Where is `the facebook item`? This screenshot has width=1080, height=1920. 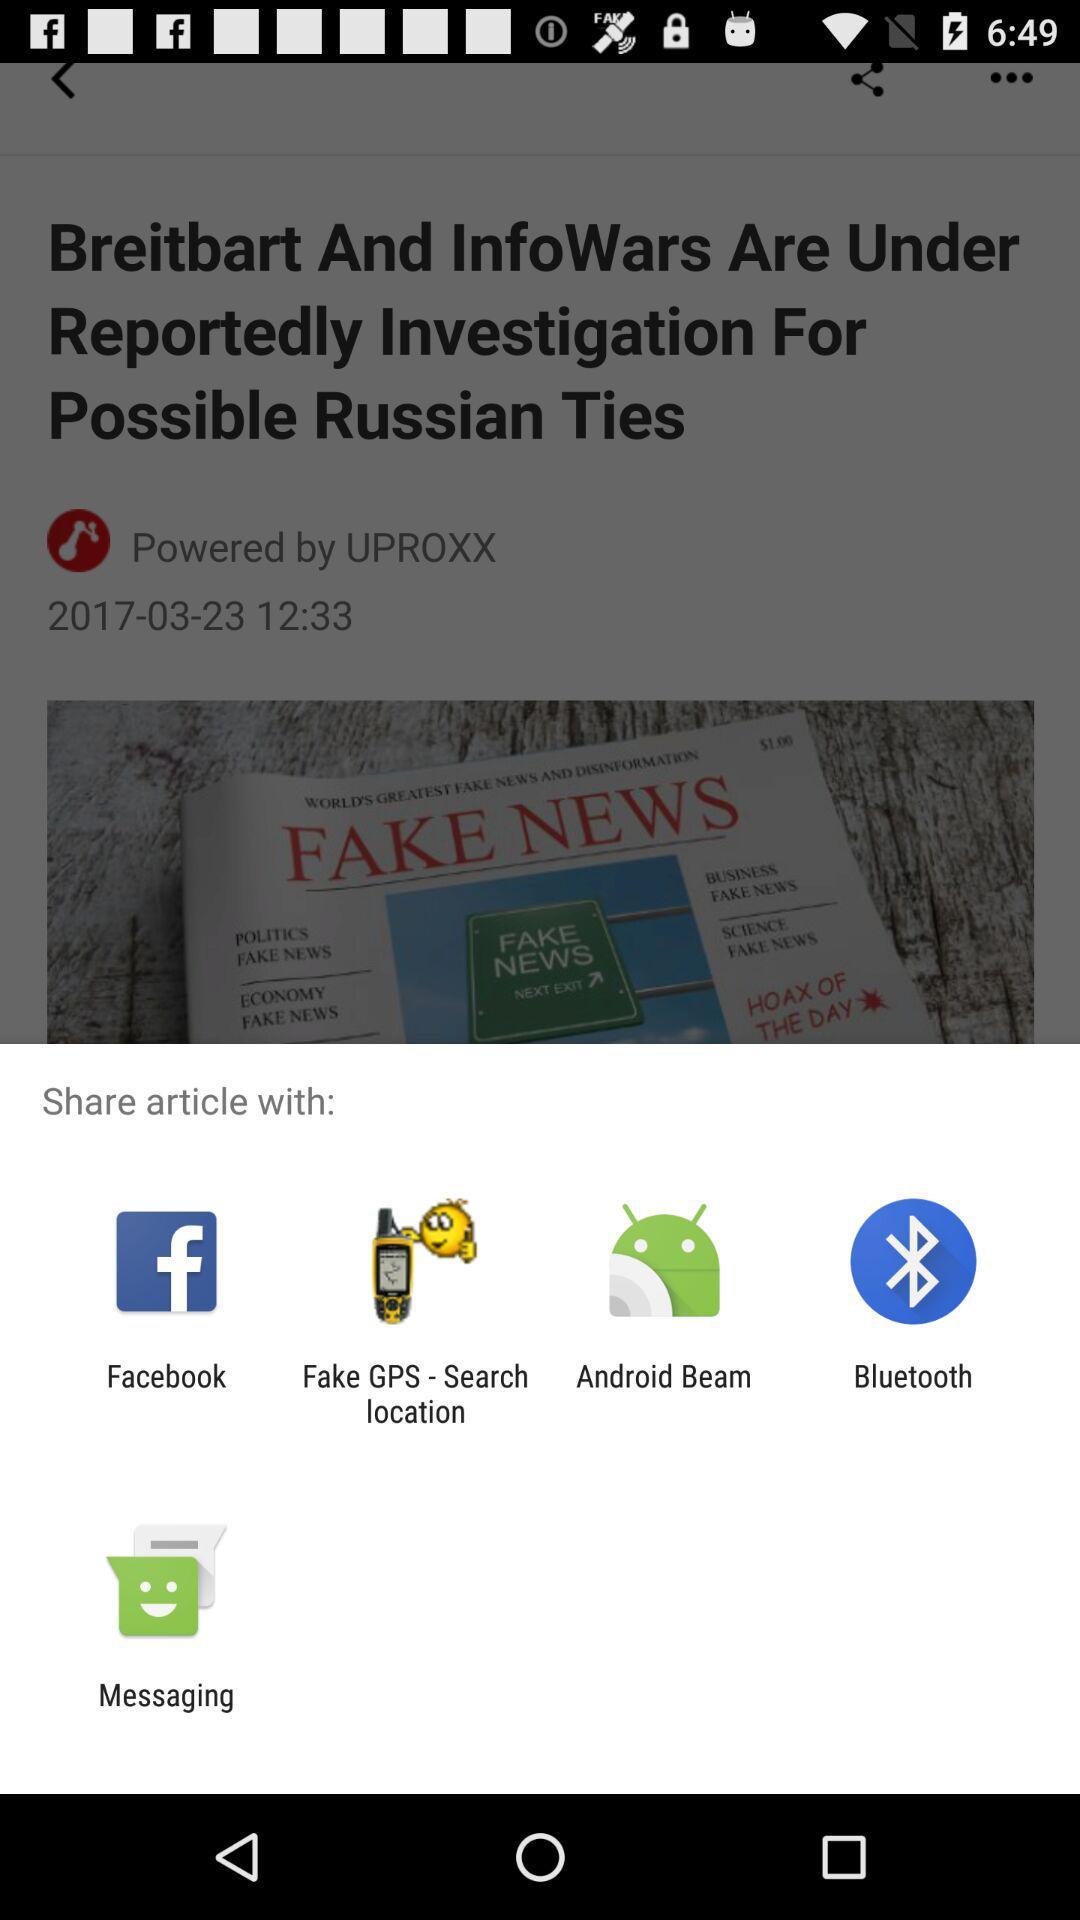 the facebook item is located at coordinates (165, 1392).